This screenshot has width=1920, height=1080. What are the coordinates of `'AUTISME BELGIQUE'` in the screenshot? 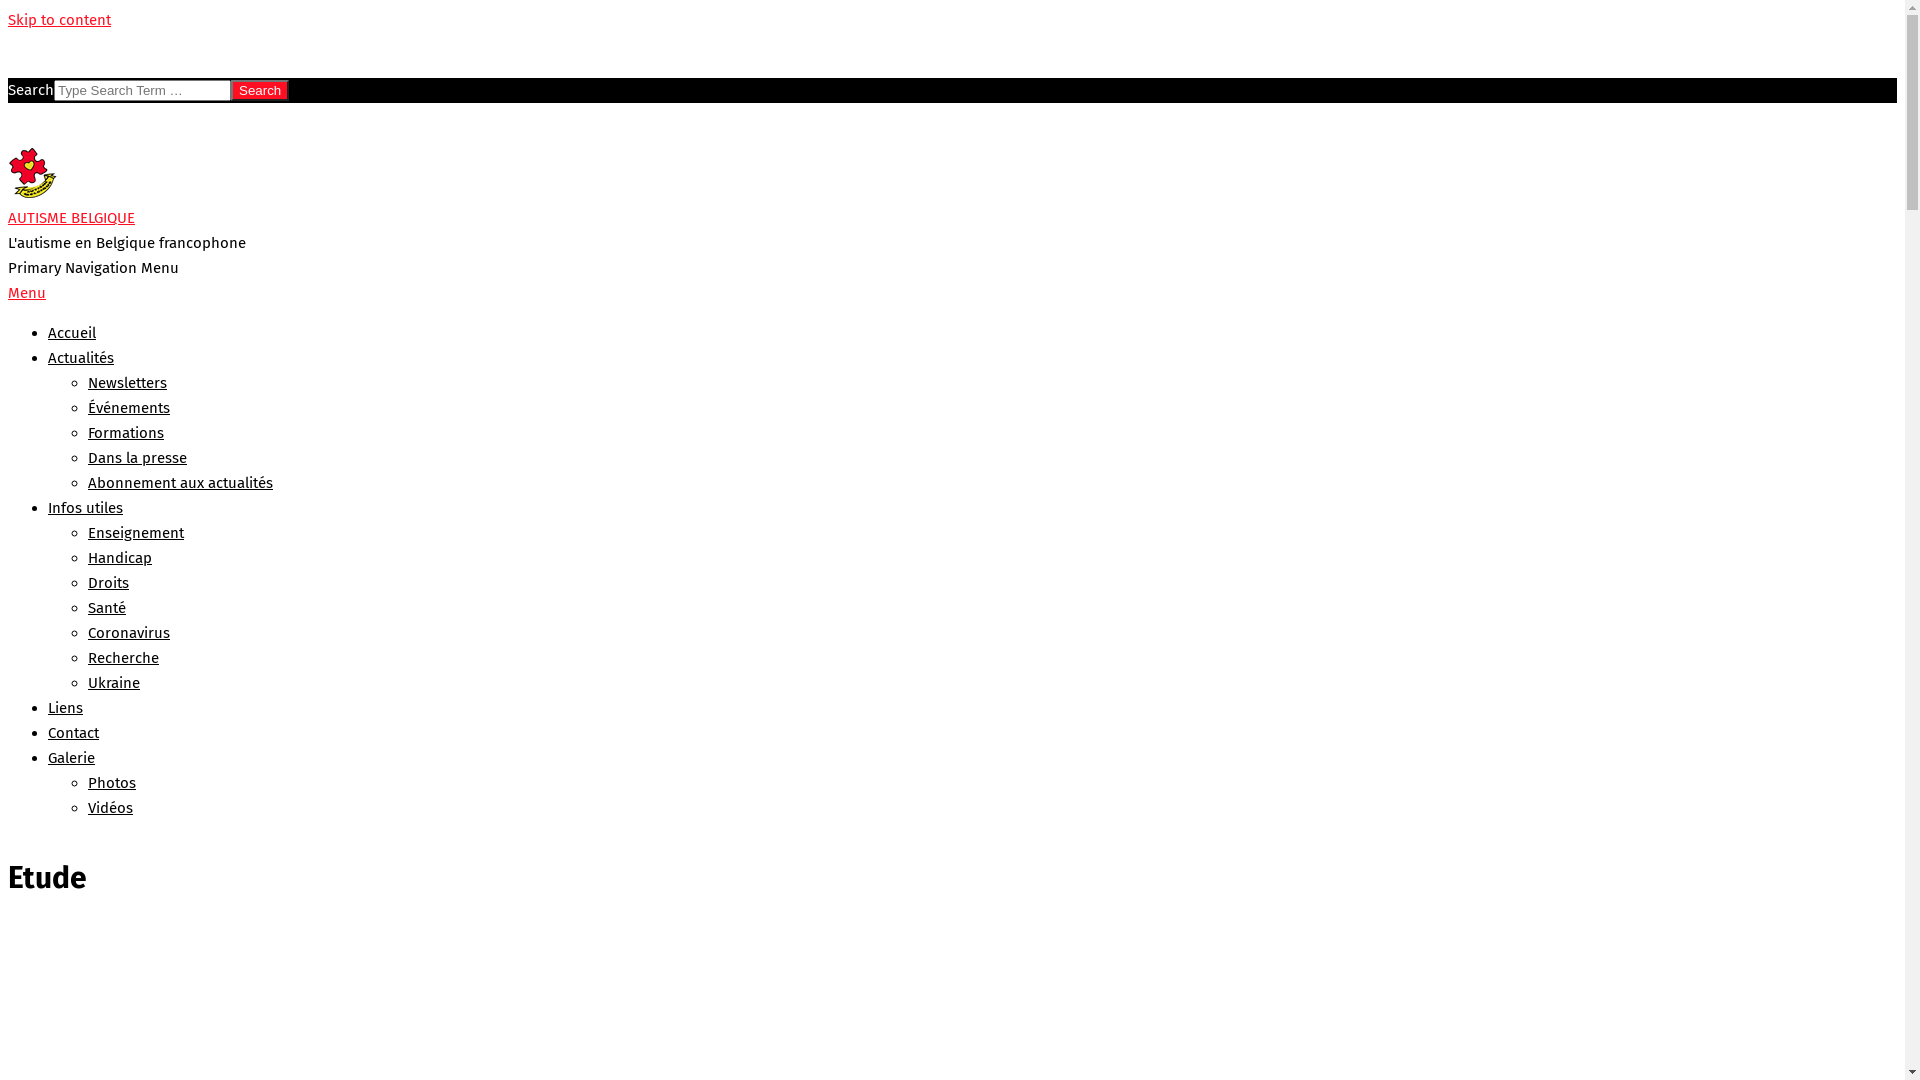 It's located at (71, 218).